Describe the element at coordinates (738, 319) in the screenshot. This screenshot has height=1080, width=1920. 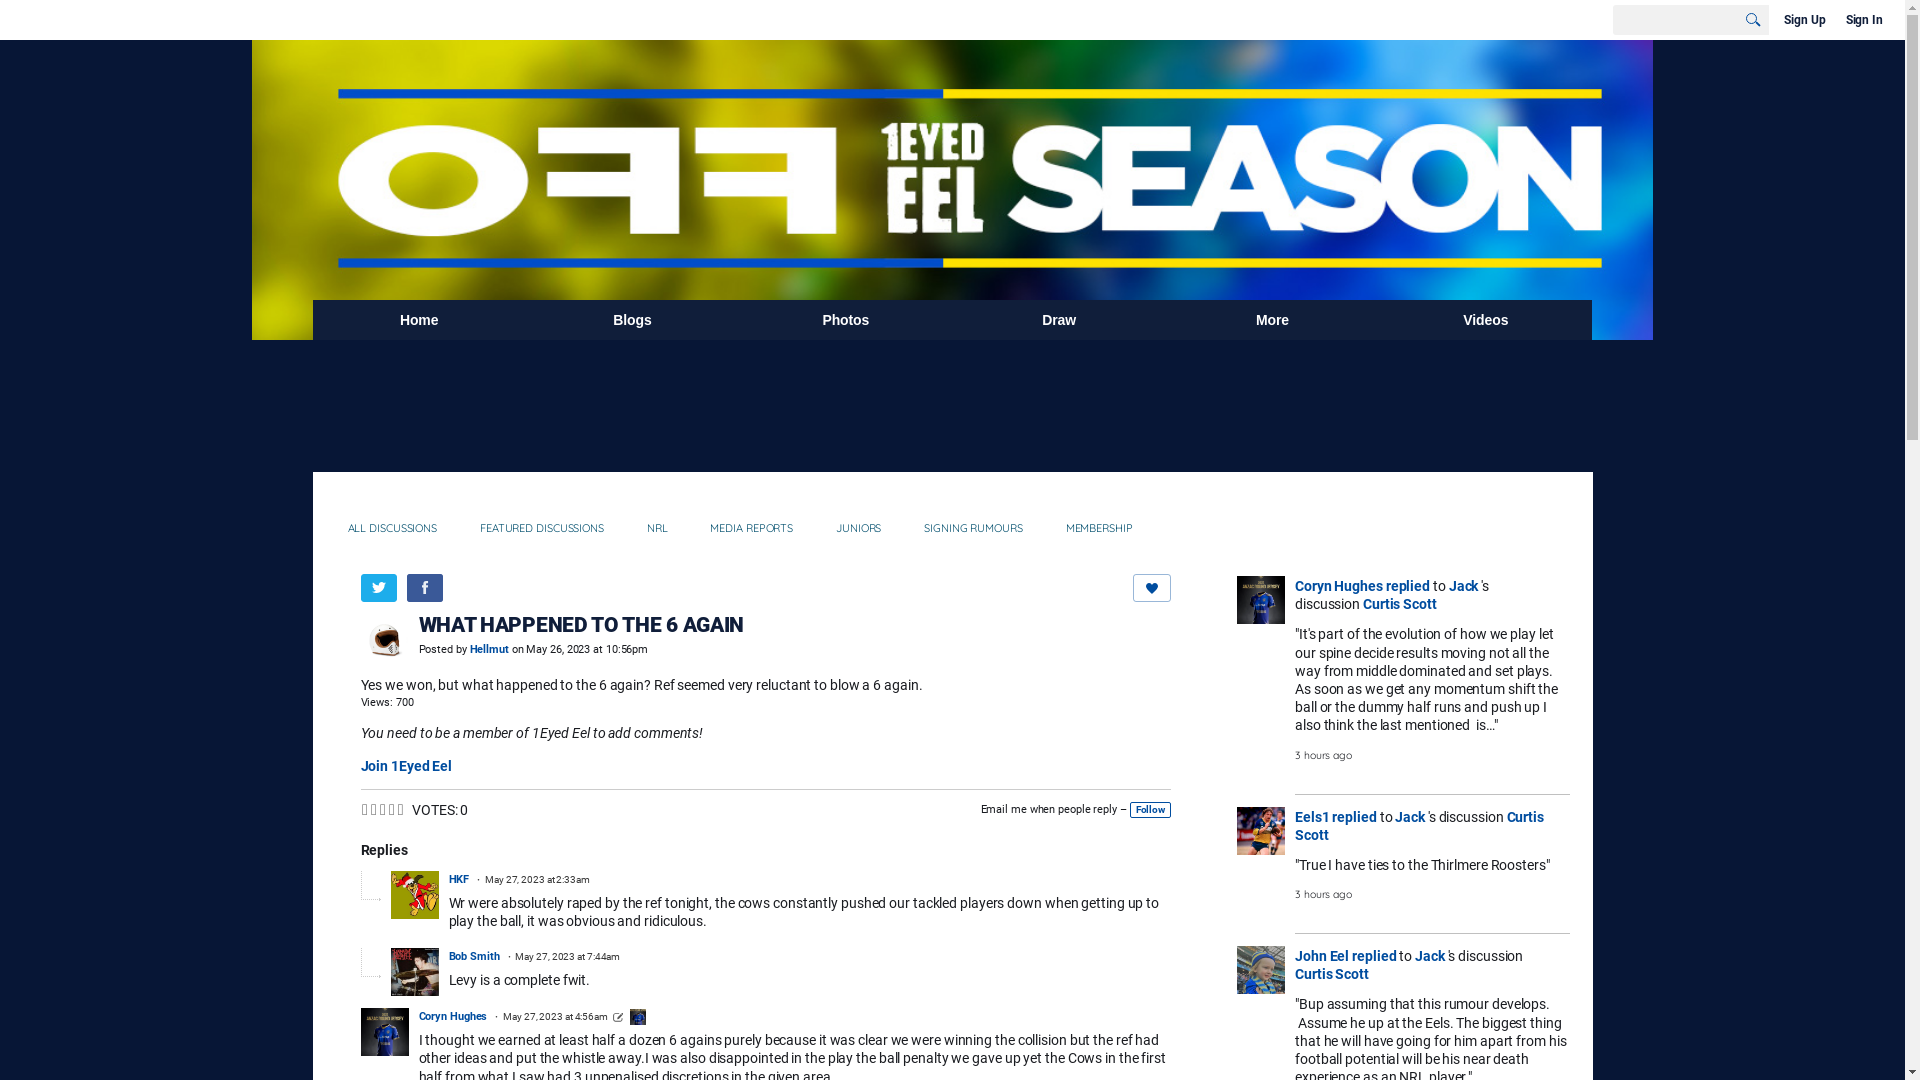
I see `'Photos'` at that location.